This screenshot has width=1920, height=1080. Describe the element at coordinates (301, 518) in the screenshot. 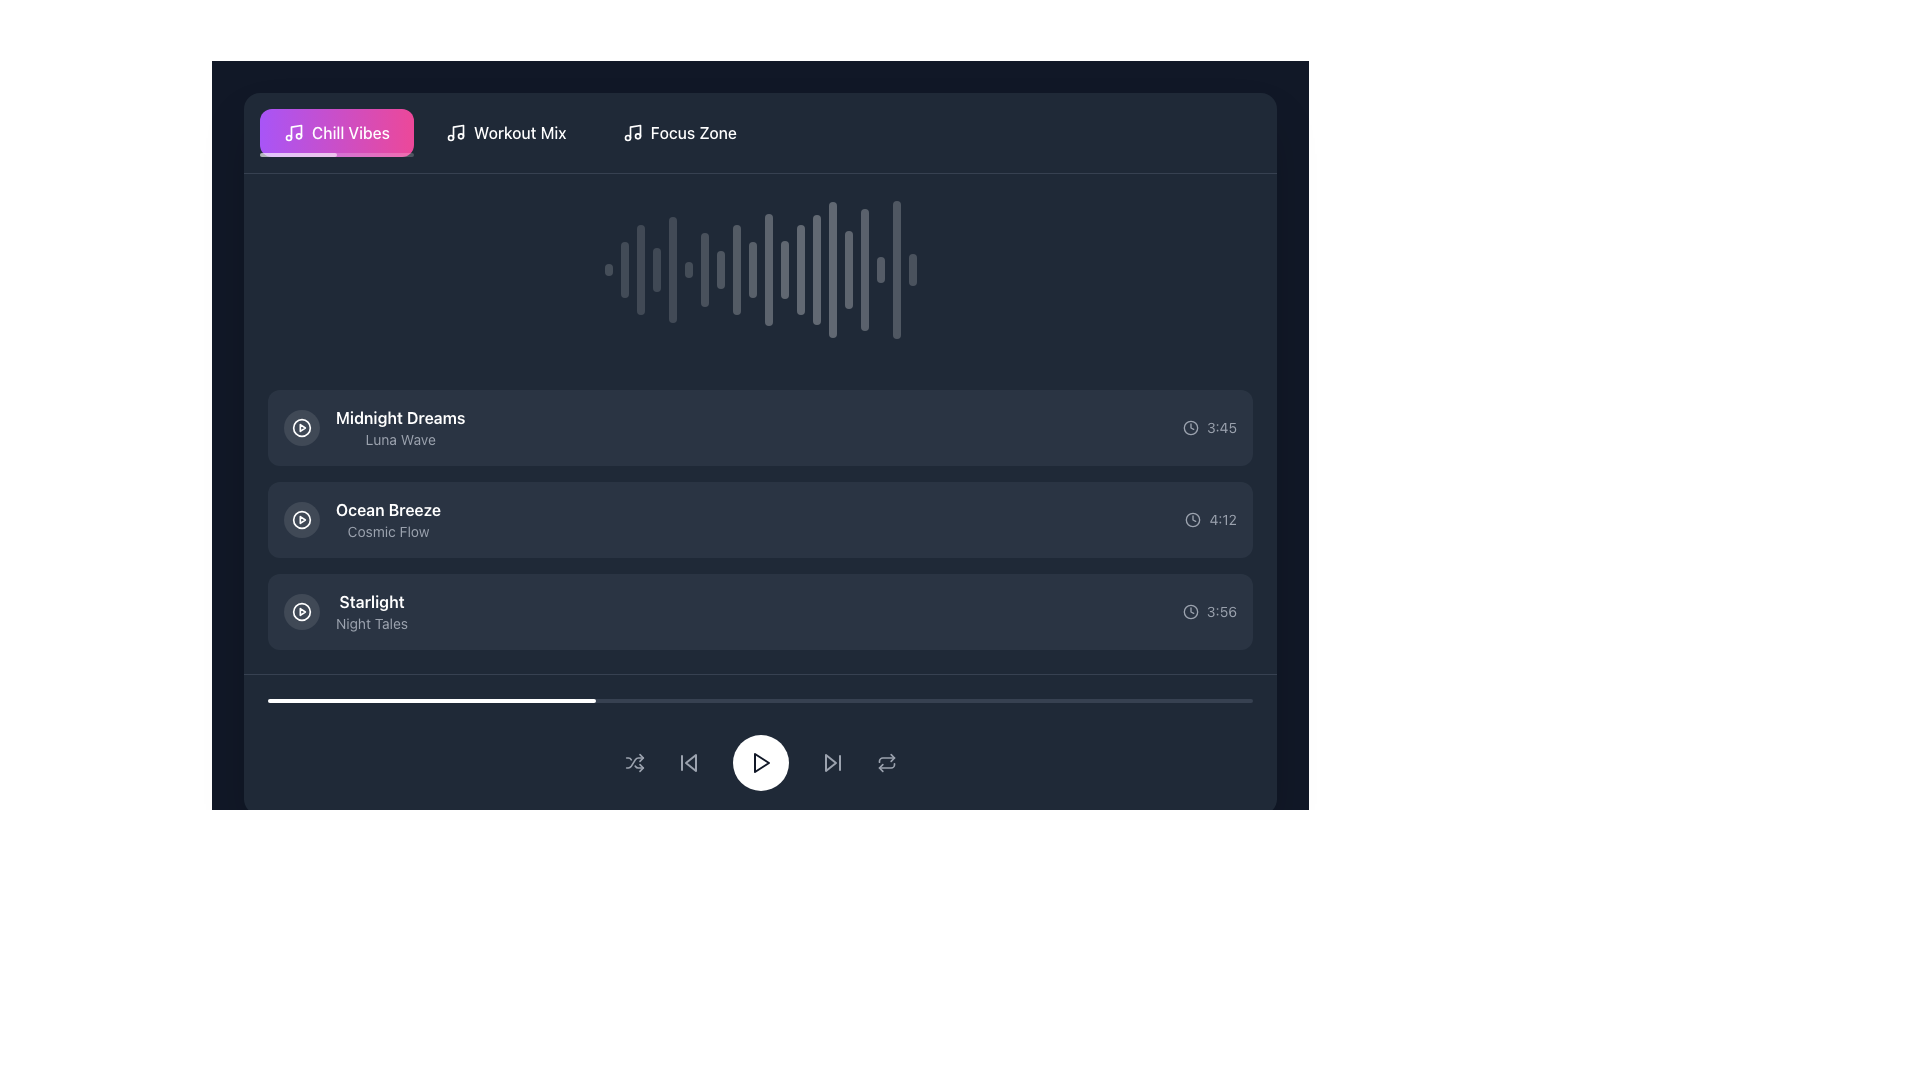

I see `the circular element representing play functionality located within the 'Ocean Breeze' music track in the middle-right region of the play button` at that location.